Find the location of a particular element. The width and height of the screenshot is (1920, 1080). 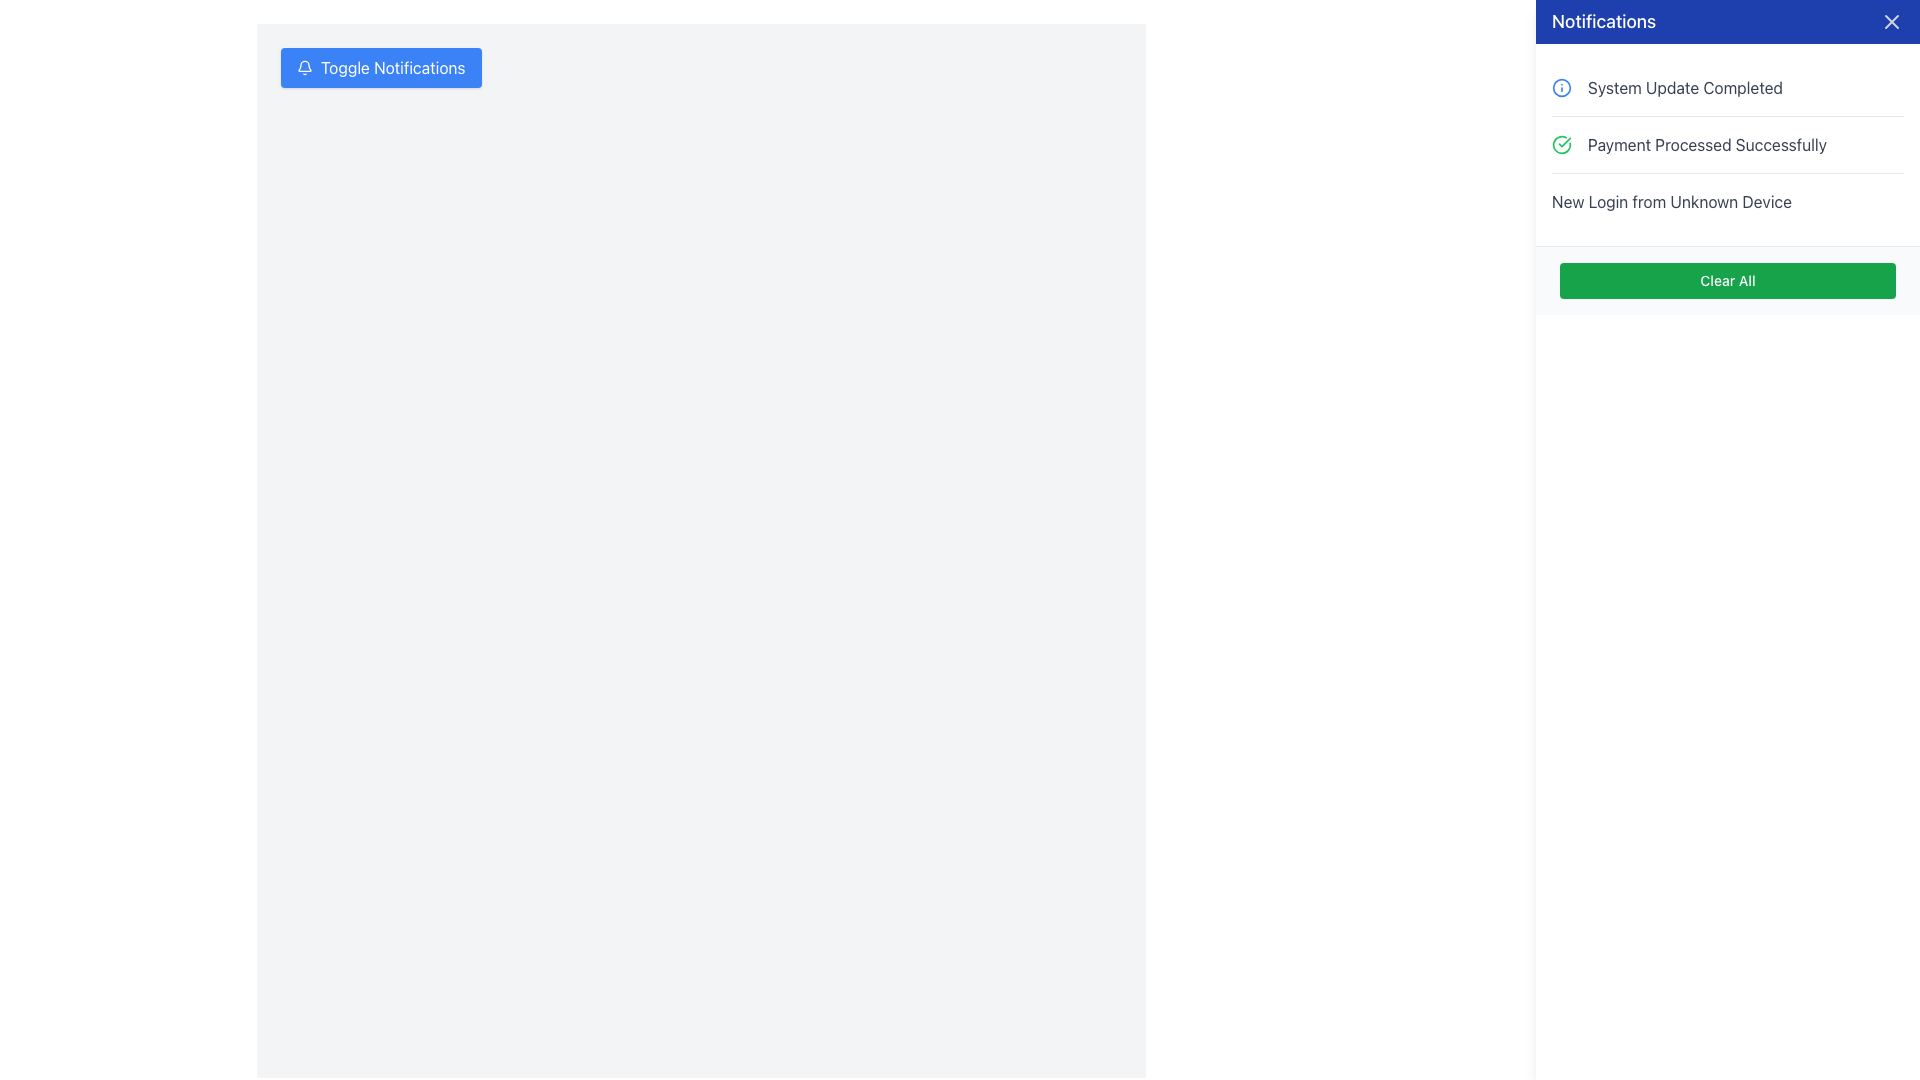

the green checkmark icon enclosed in a circle, which indicates success, located to the left of the 'Payment Processed Successfully' text in the notification panel is located at coordinates (1560, 144).